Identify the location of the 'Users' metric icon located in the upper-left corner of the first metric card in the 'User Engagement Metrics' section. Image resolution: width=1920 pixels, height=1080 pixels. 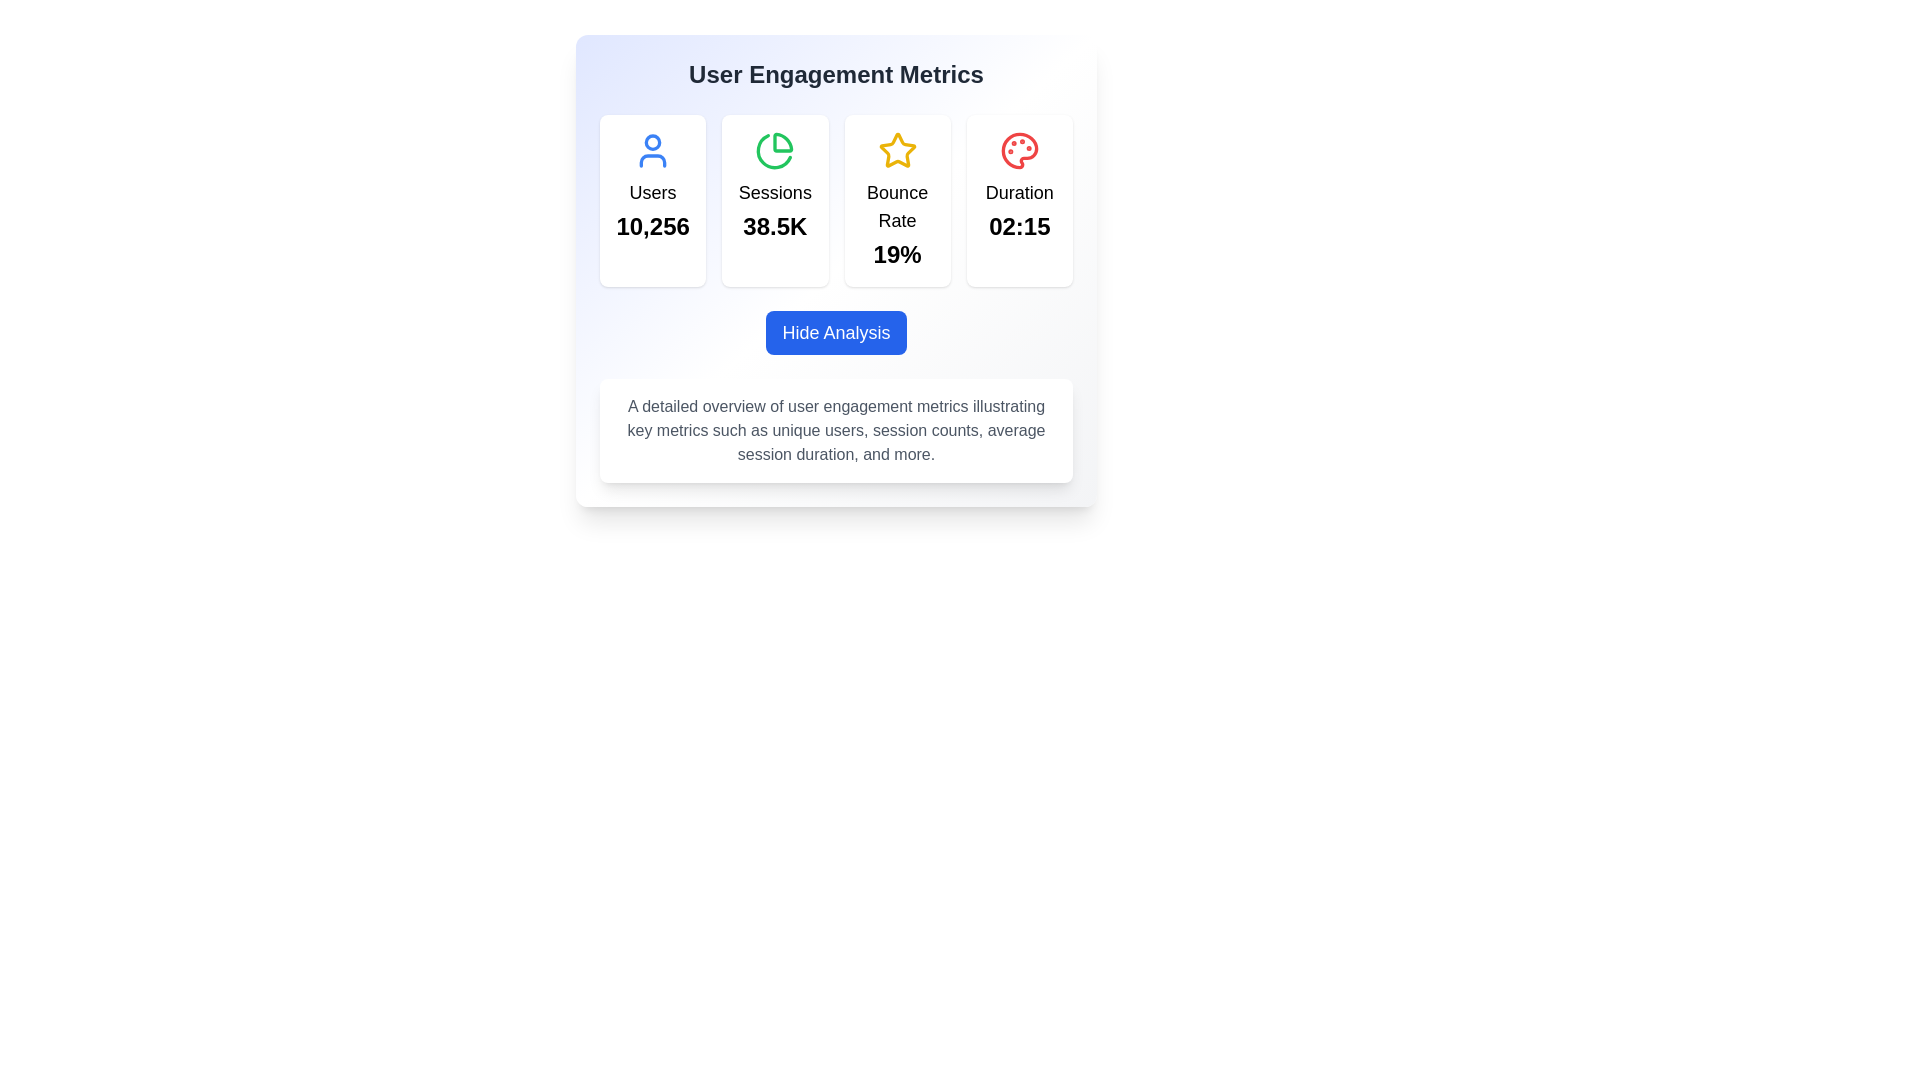
(653, 149).